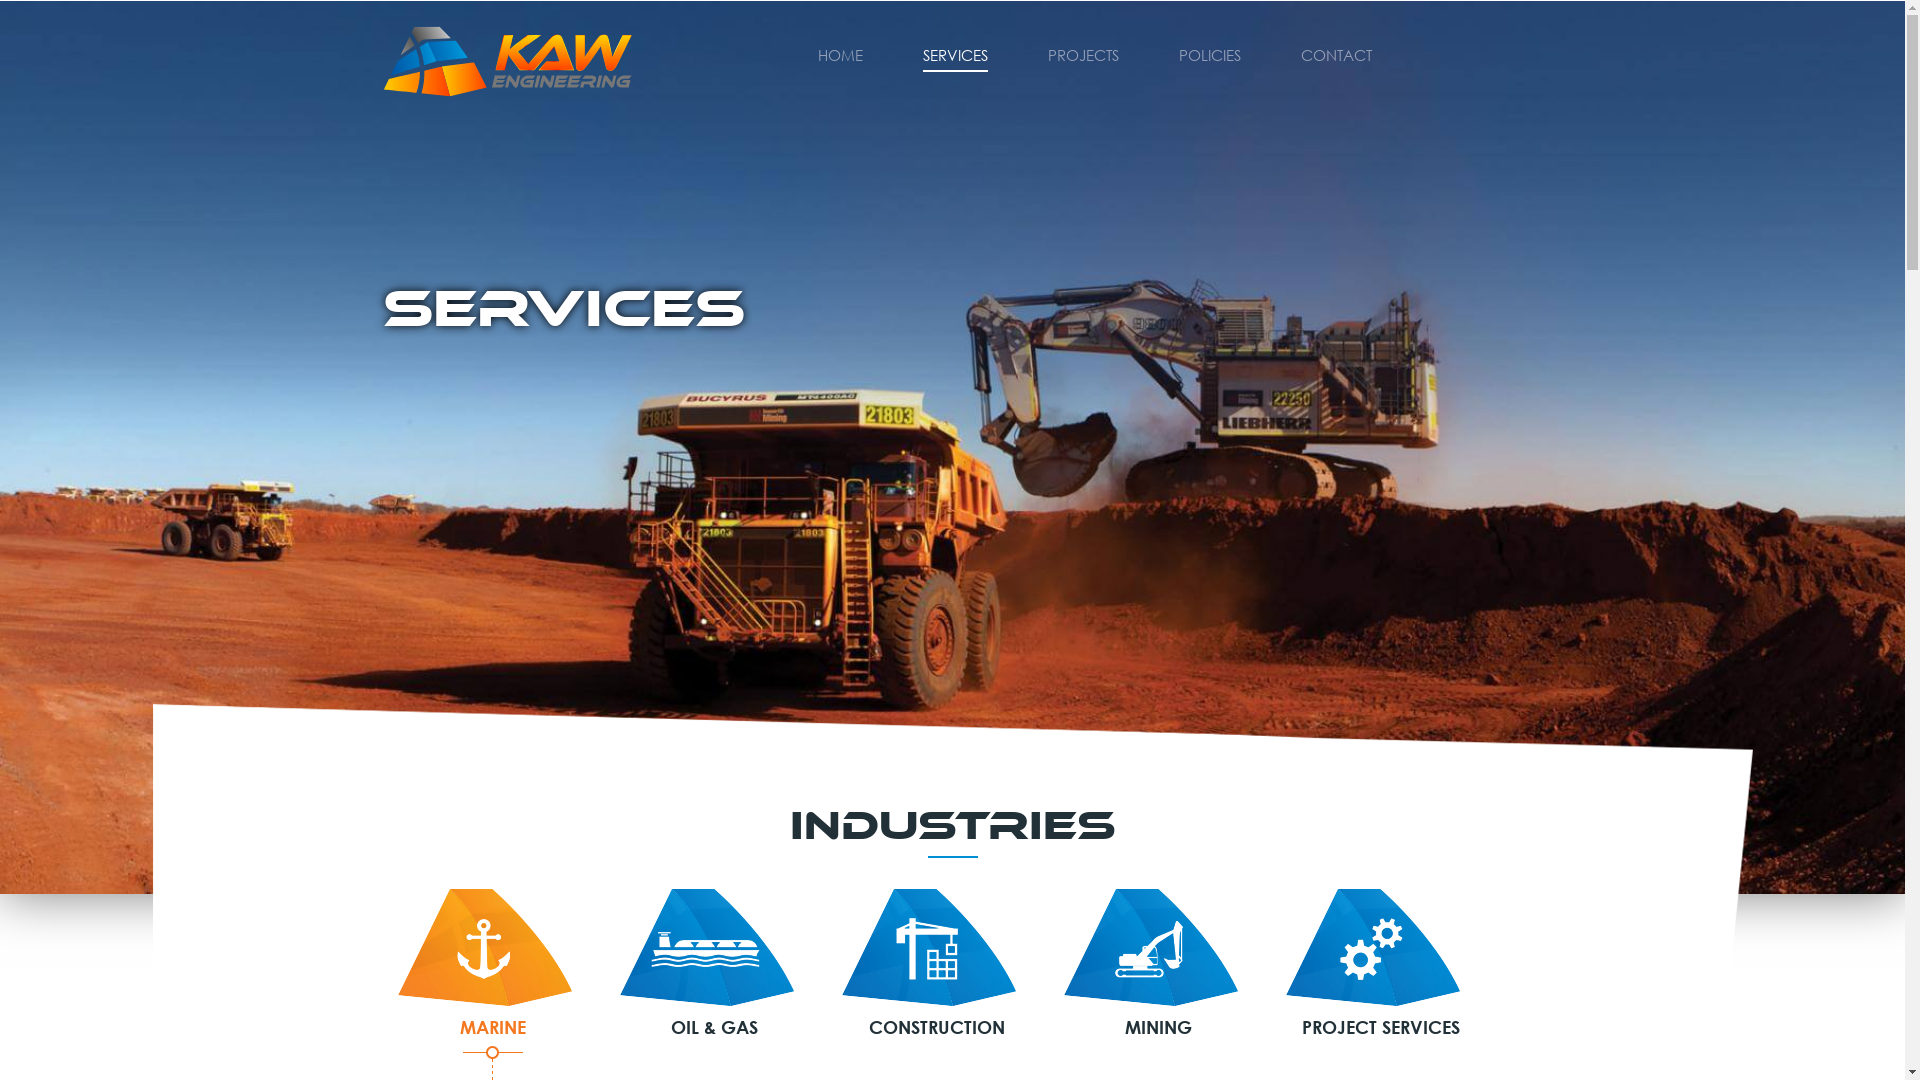 The height and width of the screenshot is (1080, 1920). I want to click on 'PROJECTS', so click(1082, 52).